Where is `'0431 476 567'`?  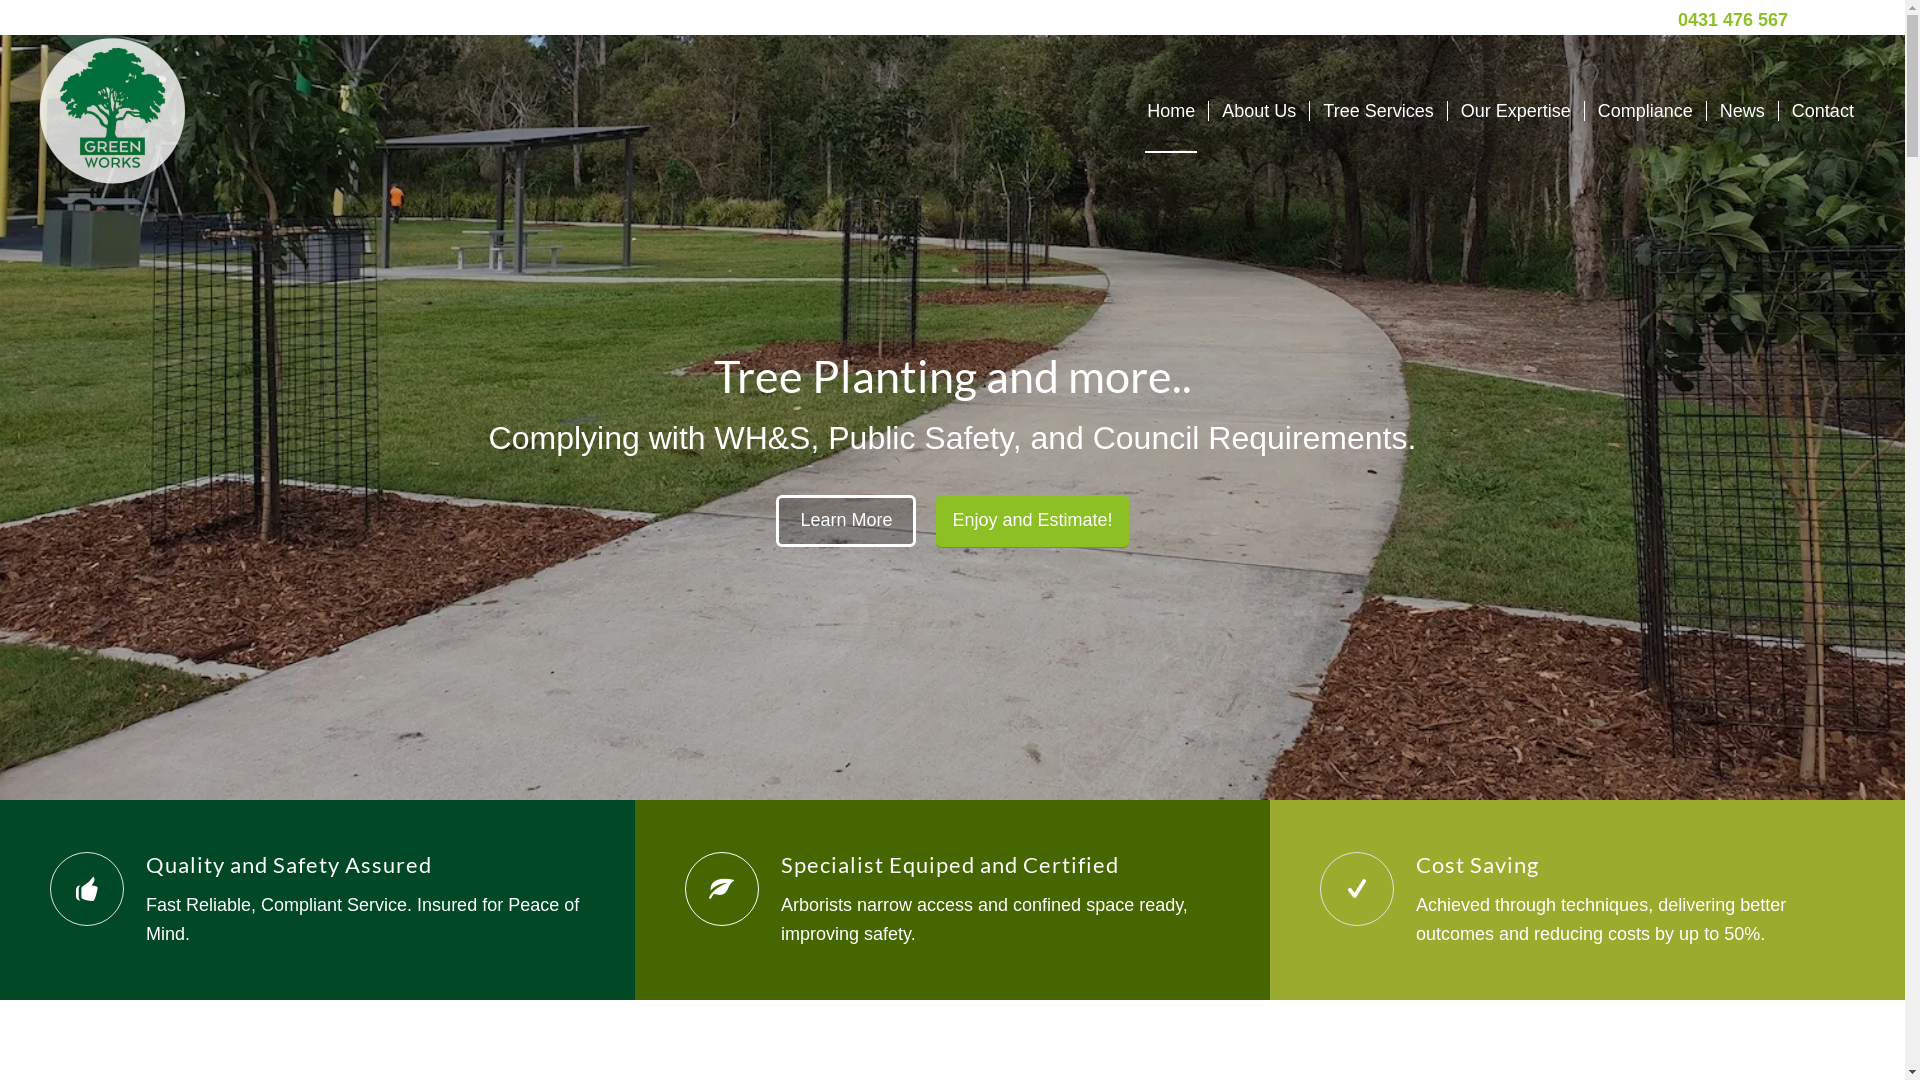
'0431 476 567' is located at coordinates (1731, 19).